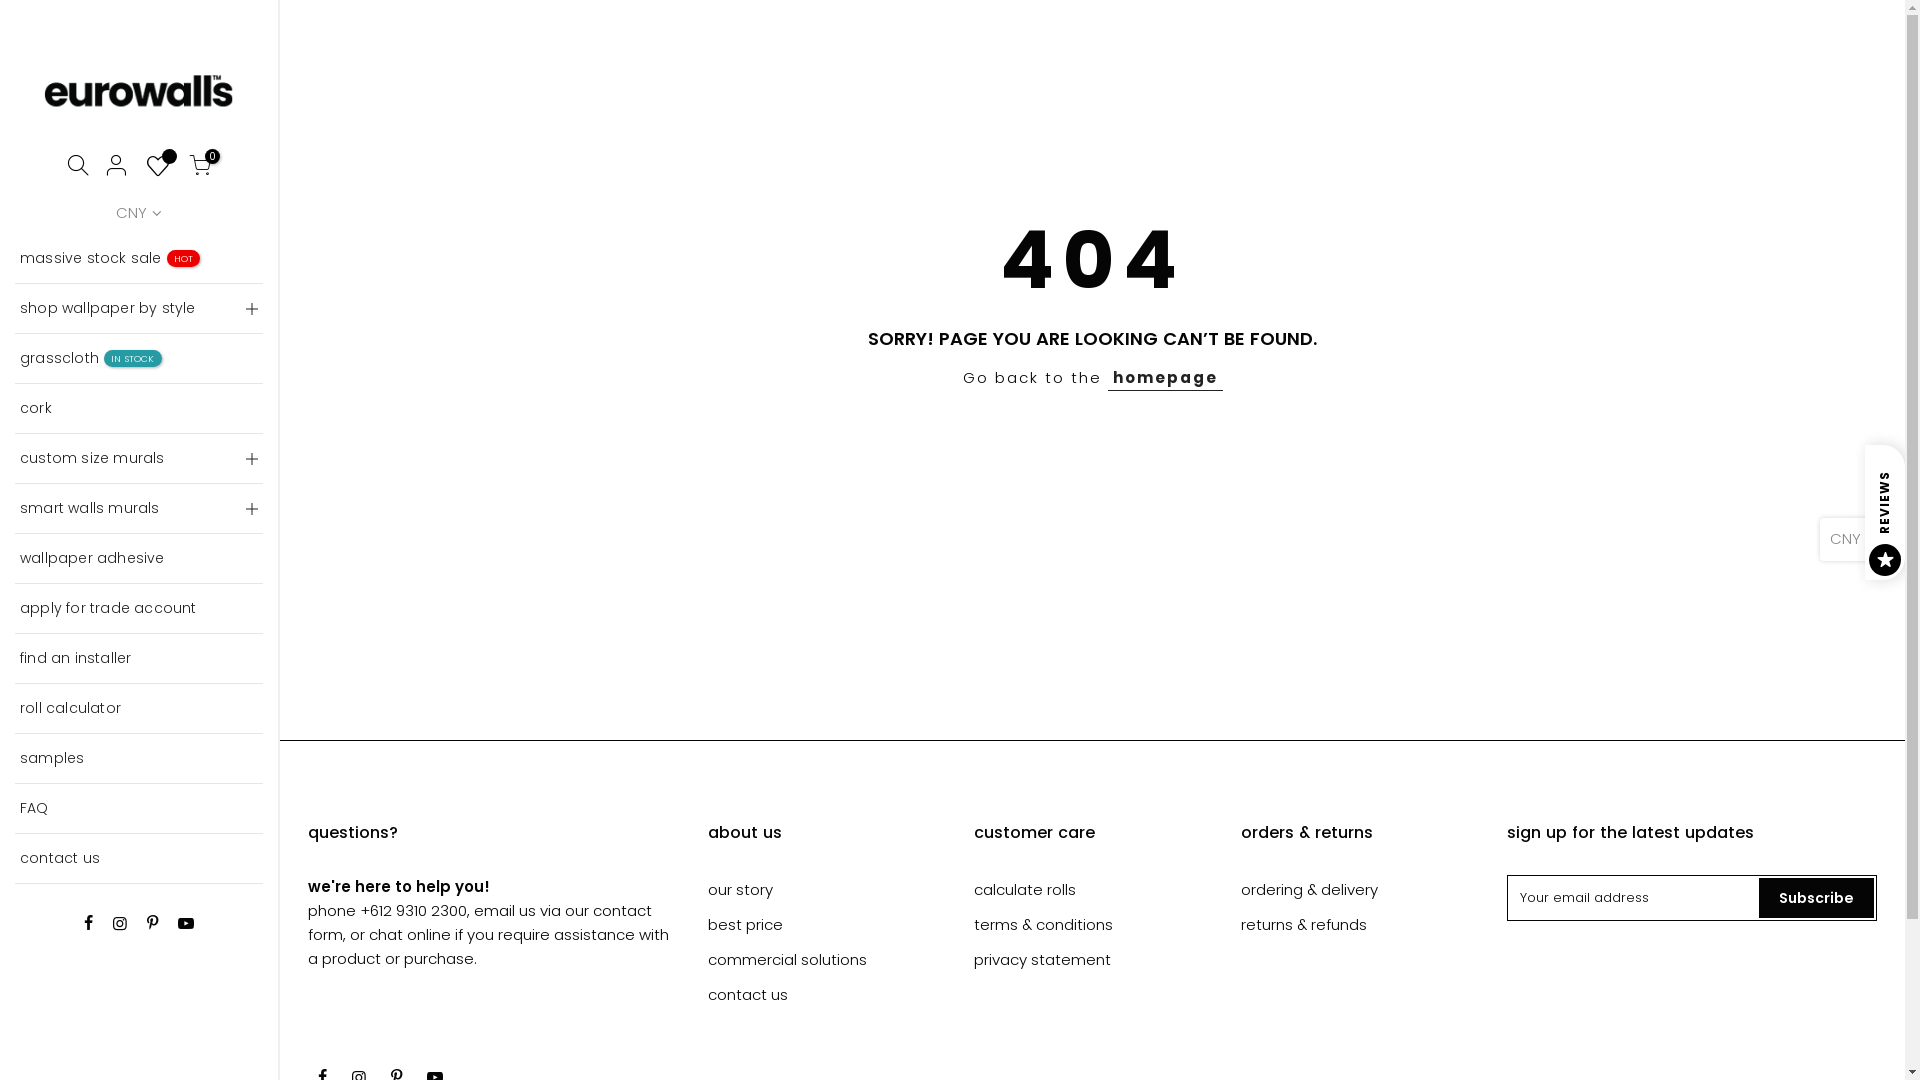 Image resolution: width=1920 pixels, height=1080 pixels. Describe the element at coordinates (157, 167) in the screenshot. I see `'0'` at that location.